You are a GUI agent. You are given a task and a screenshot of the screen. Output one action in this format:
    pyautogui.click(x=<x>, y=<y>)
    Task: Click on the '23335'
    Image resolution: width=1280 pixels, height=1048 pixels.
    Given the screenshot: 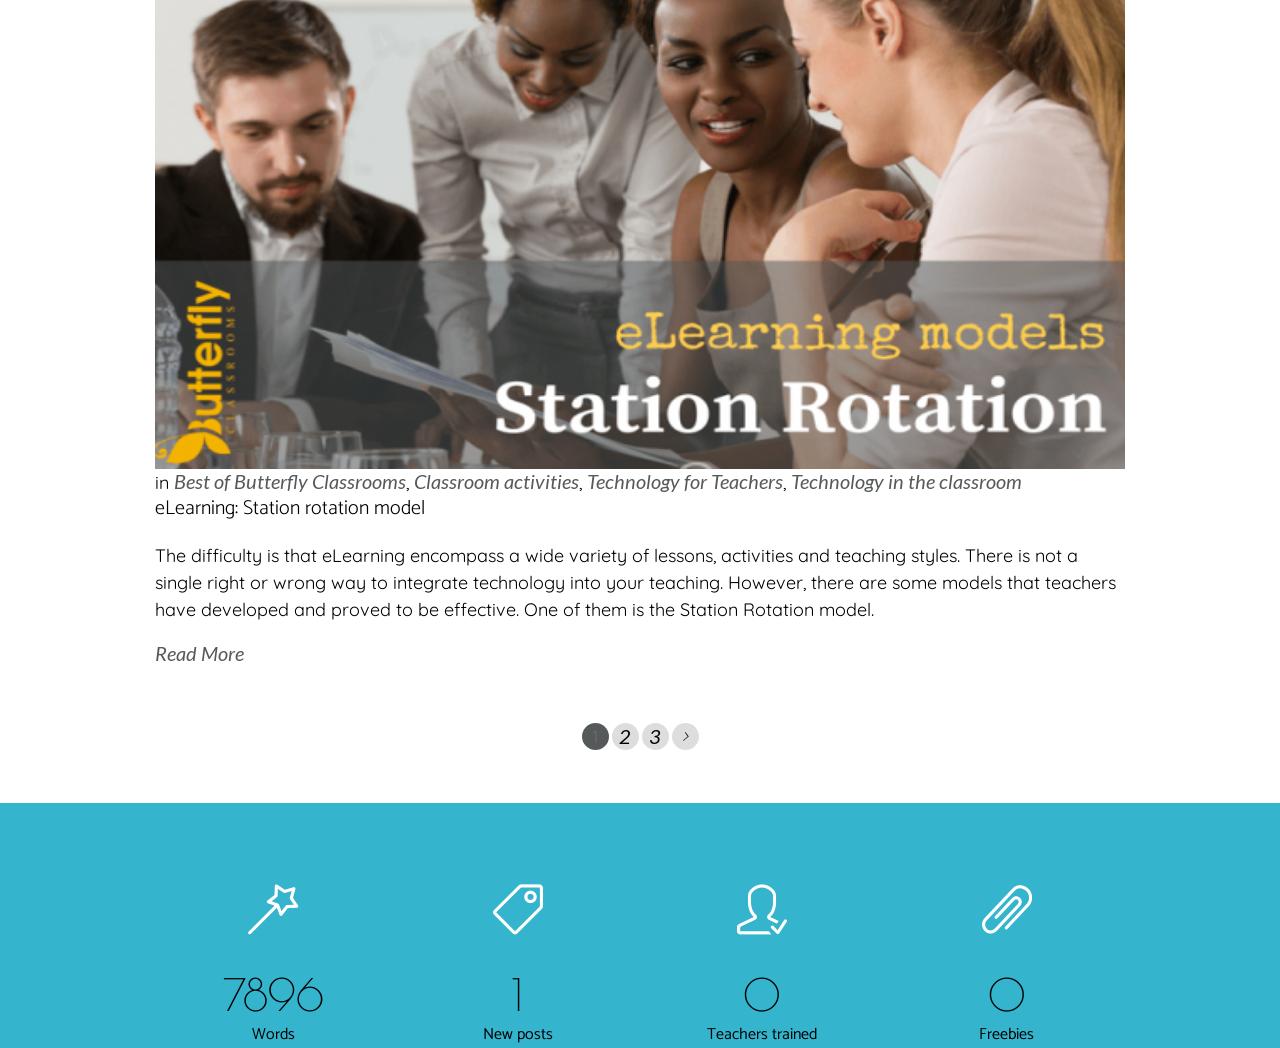 What is the action you would take?
    pyautogui.click(x=271, y=992)
    